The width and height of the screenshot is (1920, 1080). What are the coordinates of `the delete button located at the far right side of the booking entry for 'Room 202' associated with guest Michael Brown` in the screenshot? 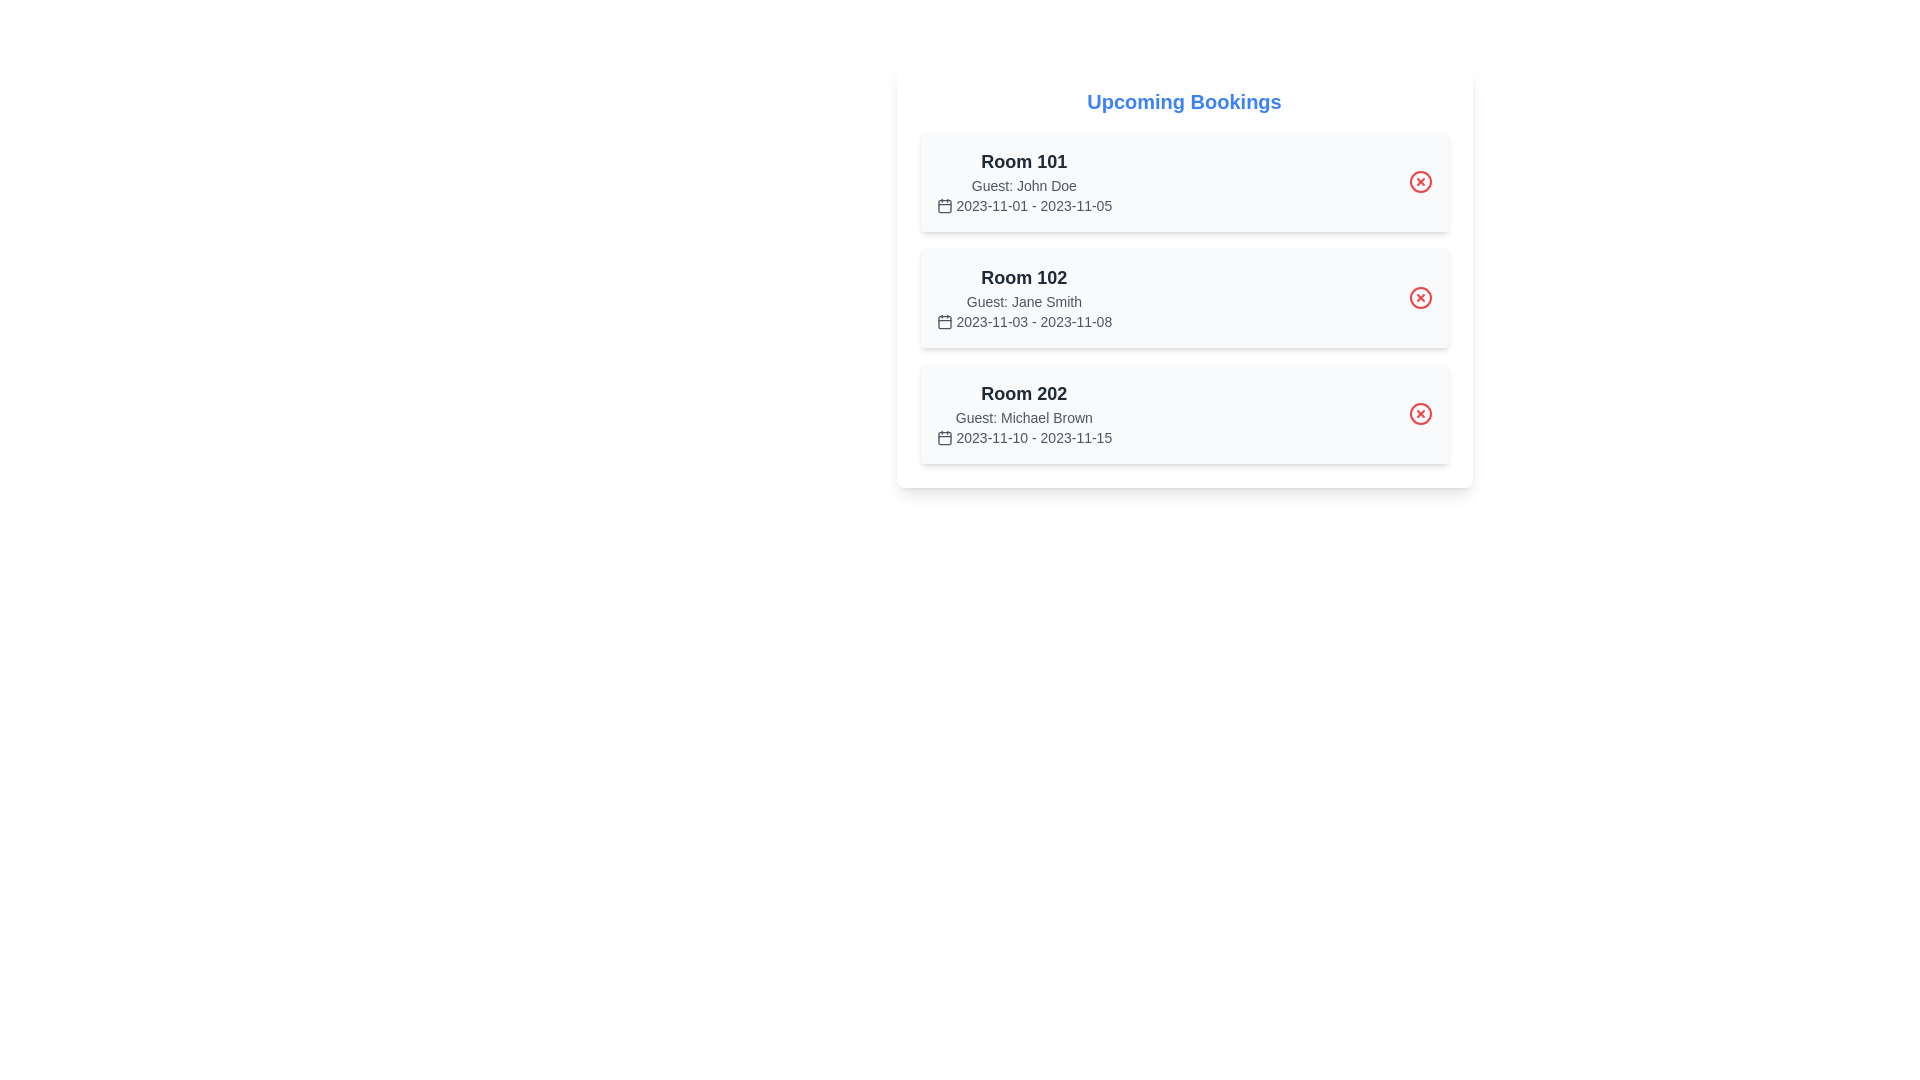 It's located at (1419, 412).